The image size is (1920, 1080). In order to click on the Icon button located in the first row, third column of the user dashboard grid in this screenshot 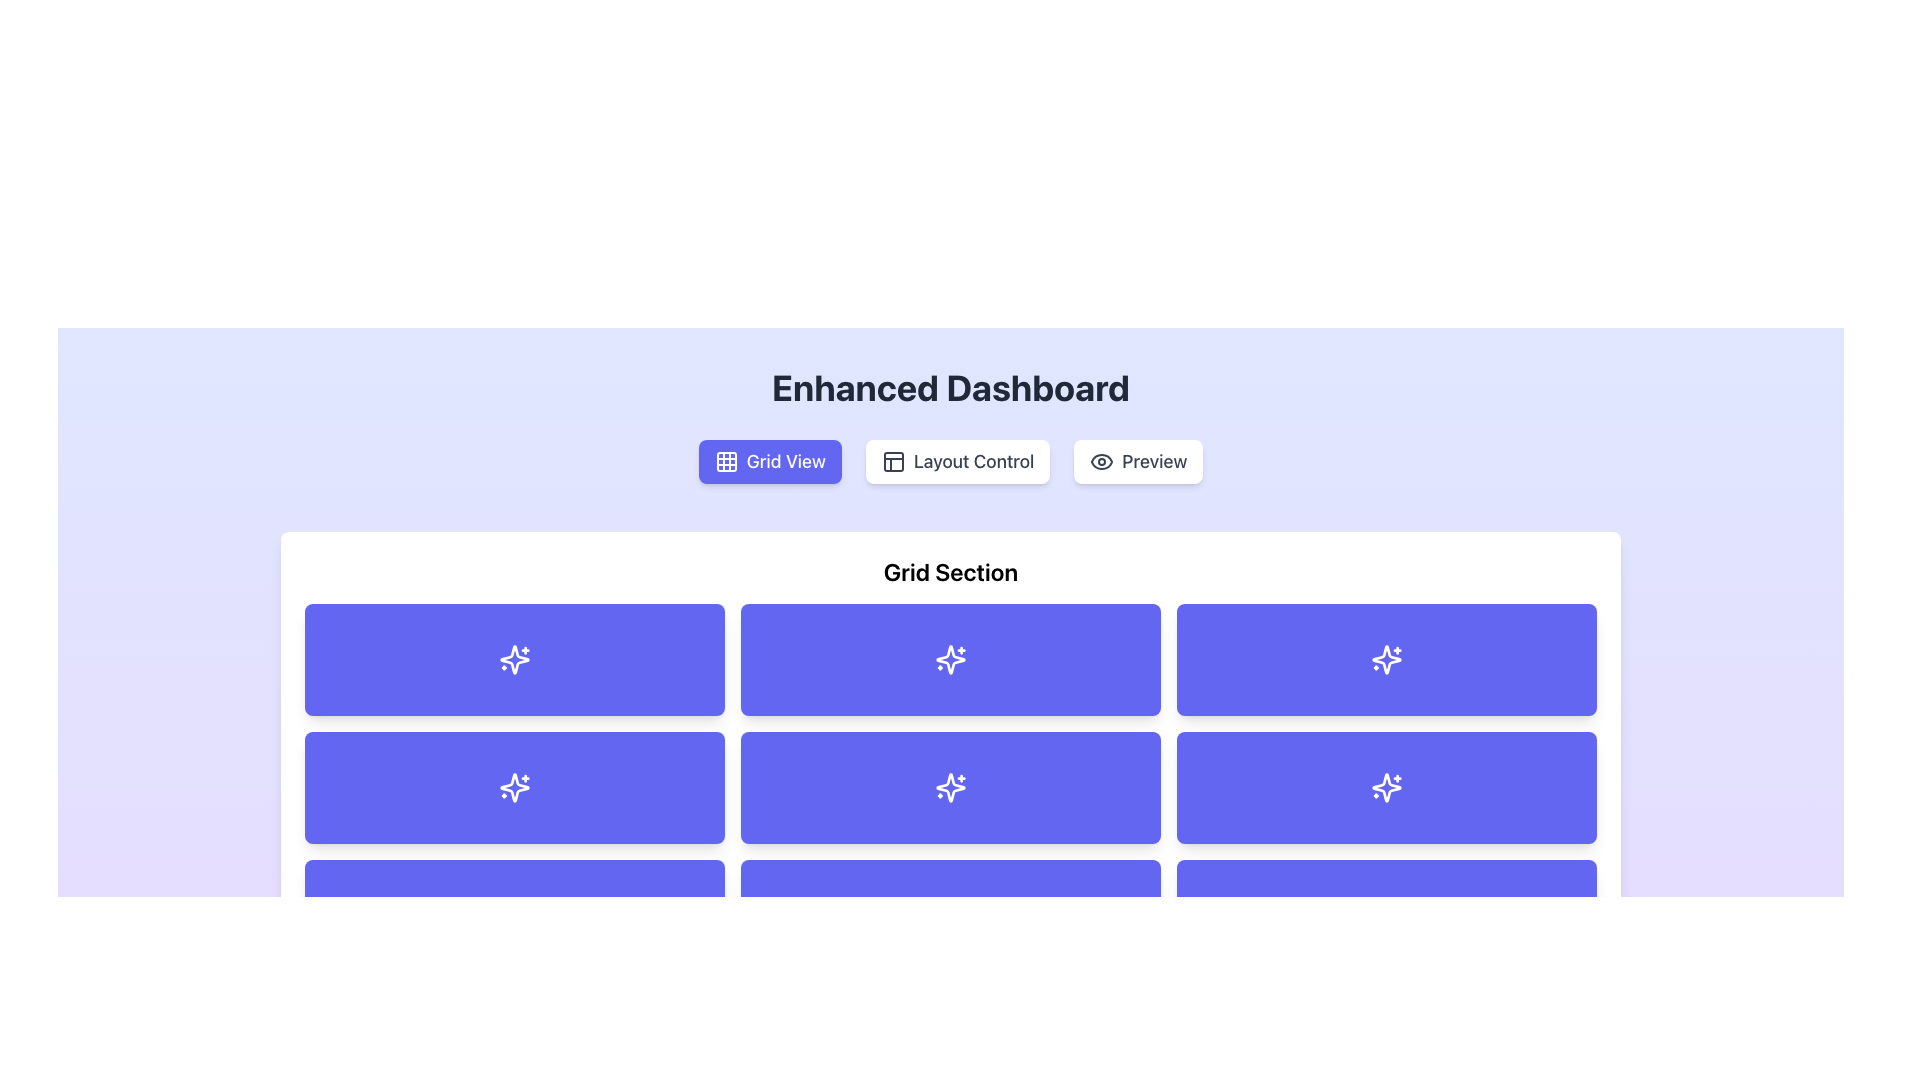, I will do `click(1385, 659)`.